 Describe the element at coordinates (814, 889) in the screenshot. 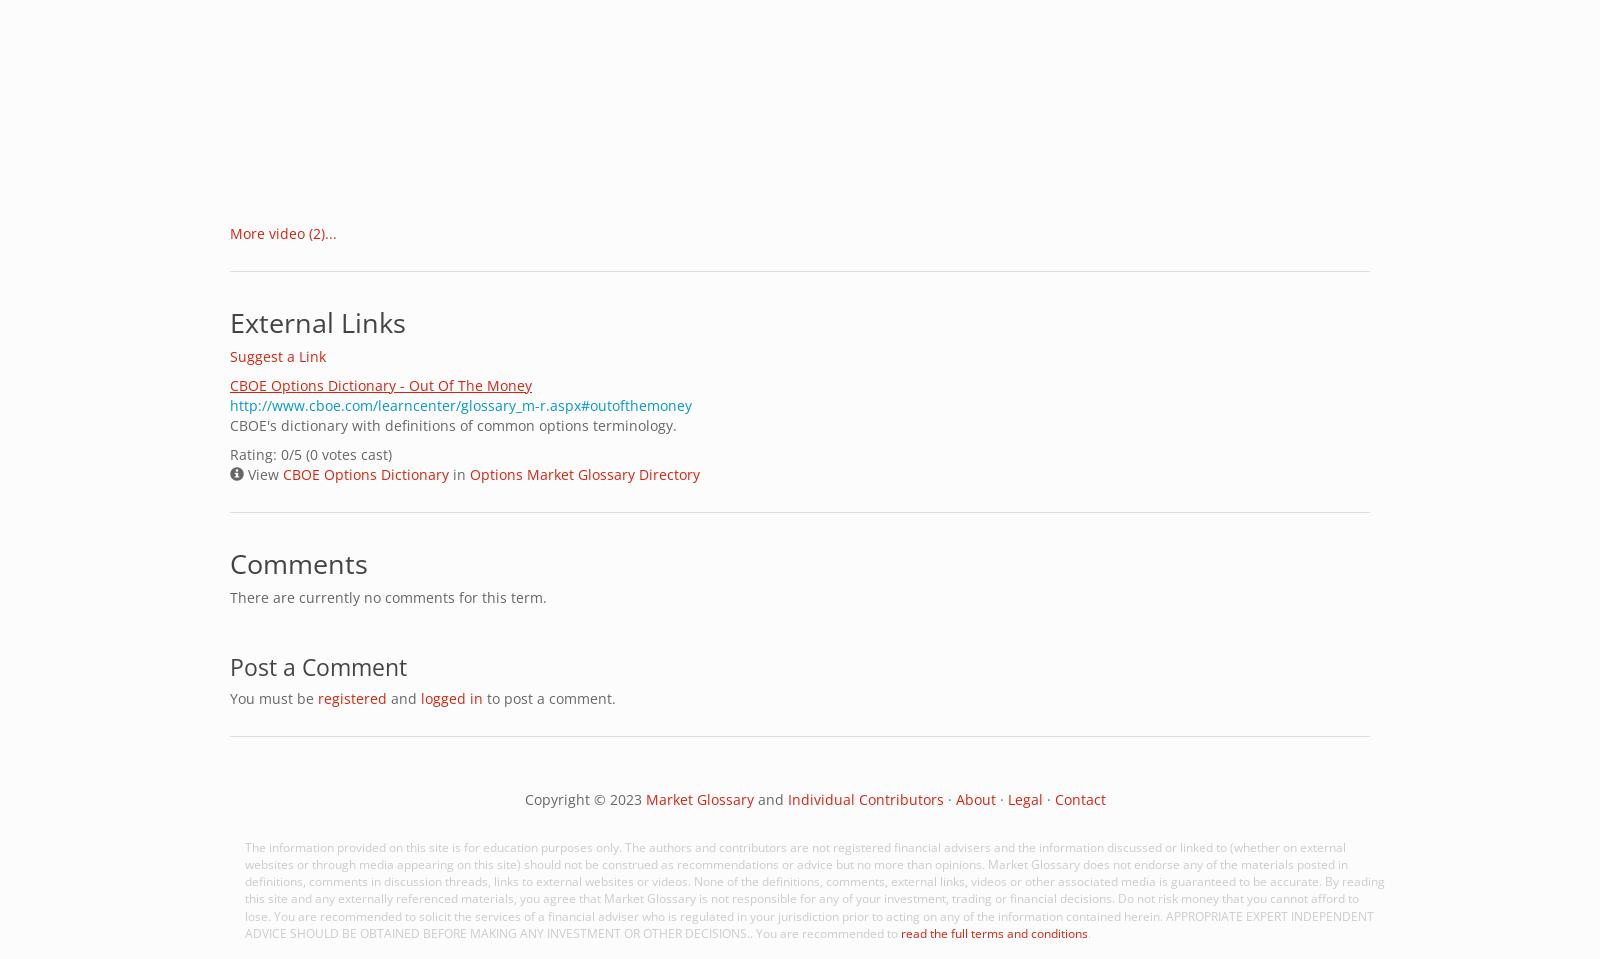

I see `'The information provided on this site is for education purposes only. The authors and contributors are not registered financial advisers and the information discussed or linked to (whether on external websites or through media appearing on this site) should not be construed as recommendations or advice but no more than opinions. Market Glossary does not endorse any of the materials posted in definitions, comments in discussion threads, links to external websites or videos. None of the definitions, comments, external links, videos or other associated media is guaranteed to be accurate. By reading this site and any externally referenced materials, you agree that Market Glossary is not responsible for any of your investment, trading or financial decisions. Do not risk money that you cannot afford to lose.  You are recommended to solicit the services of a financial adviser who is regulated in your jurisdiction prior to acting on any of the information contained herein.  APPROPRIATE EXPERT INDEPENDENT ADVICE SHOULD BE OBTAINED BEFORE MAKING ANY INVESTMENT OR OTHER DECISIONS..  You are recommended to'` at that location.